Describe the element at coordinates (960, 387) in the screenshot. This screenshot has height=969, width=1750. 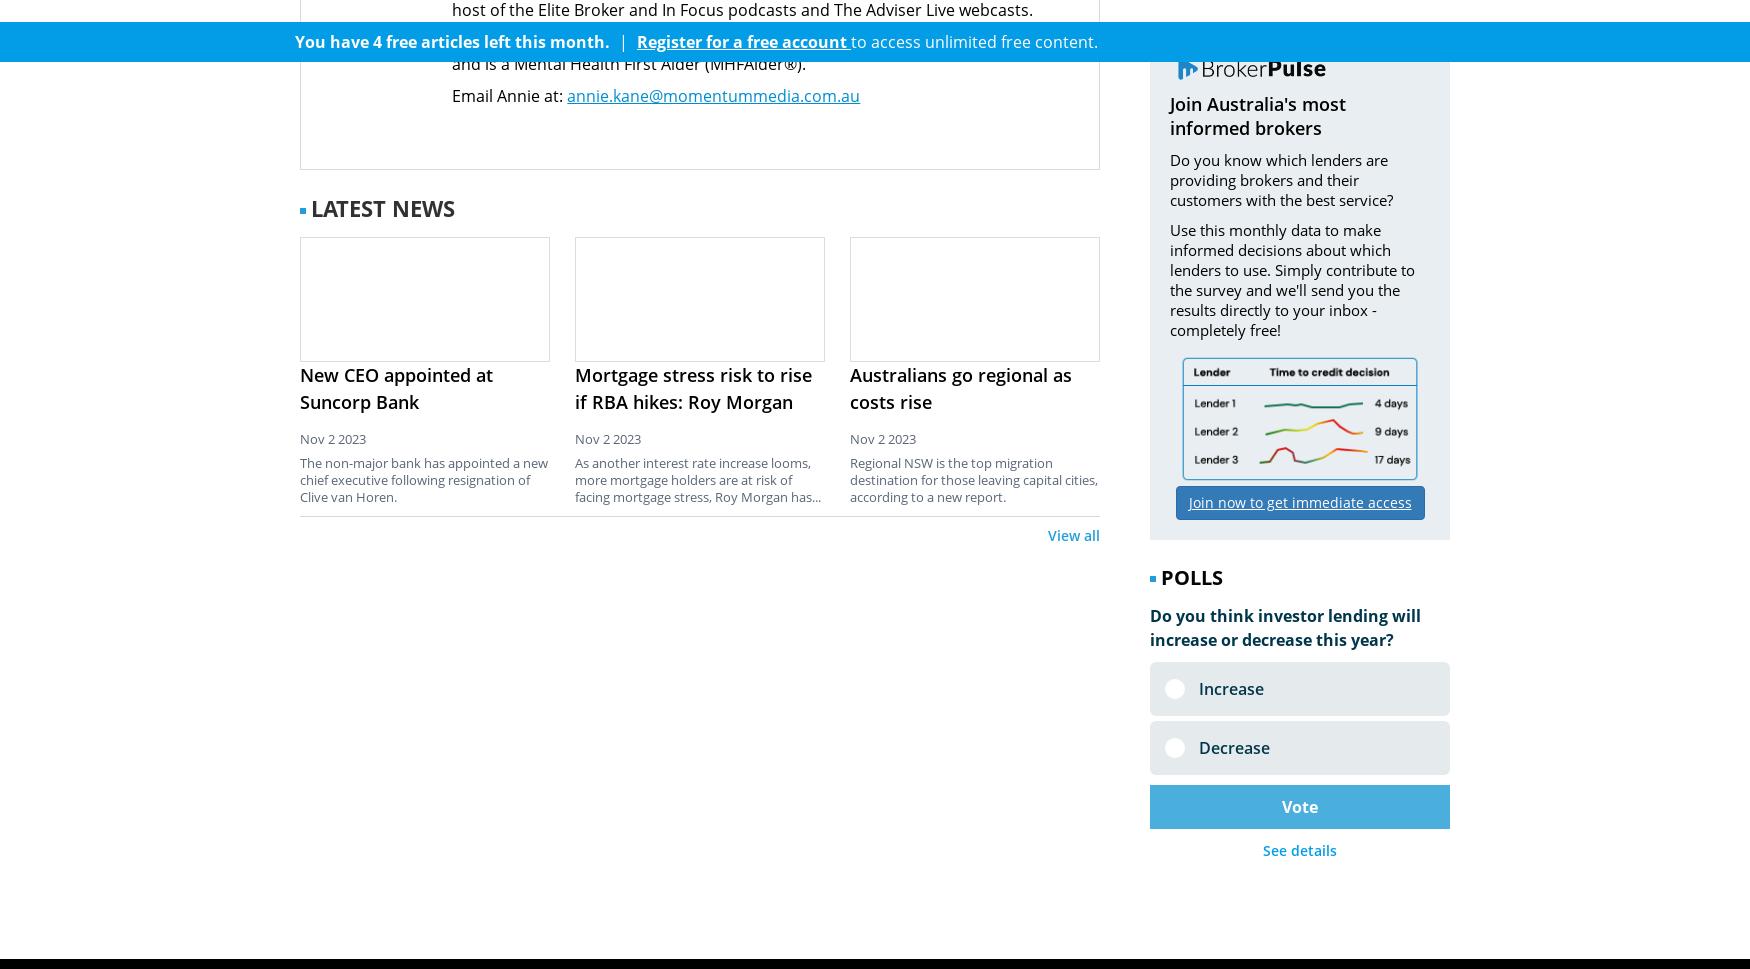
I see `'Australians go regional as costs rise'` at that location.